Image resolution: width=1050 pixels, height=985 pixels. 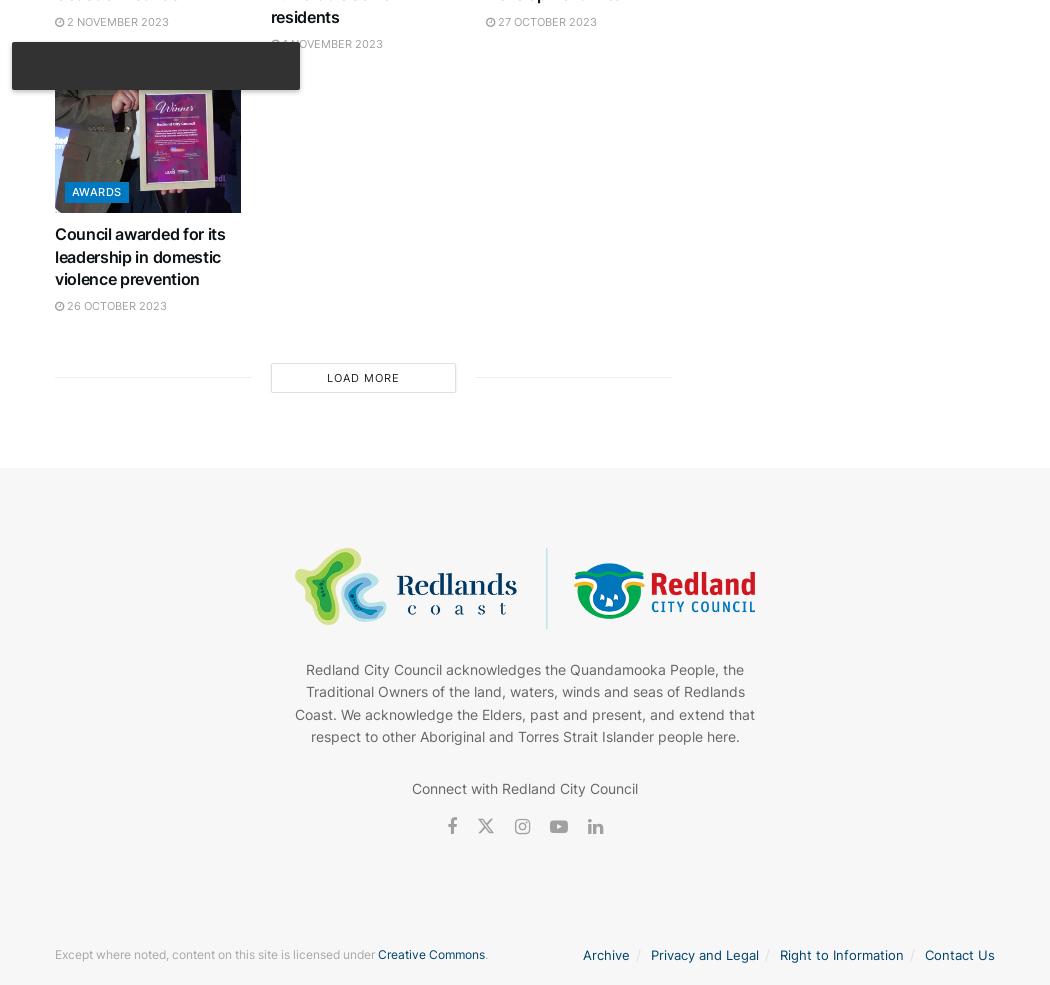 I want to click on 'Awards', so click(x=96, y=191).